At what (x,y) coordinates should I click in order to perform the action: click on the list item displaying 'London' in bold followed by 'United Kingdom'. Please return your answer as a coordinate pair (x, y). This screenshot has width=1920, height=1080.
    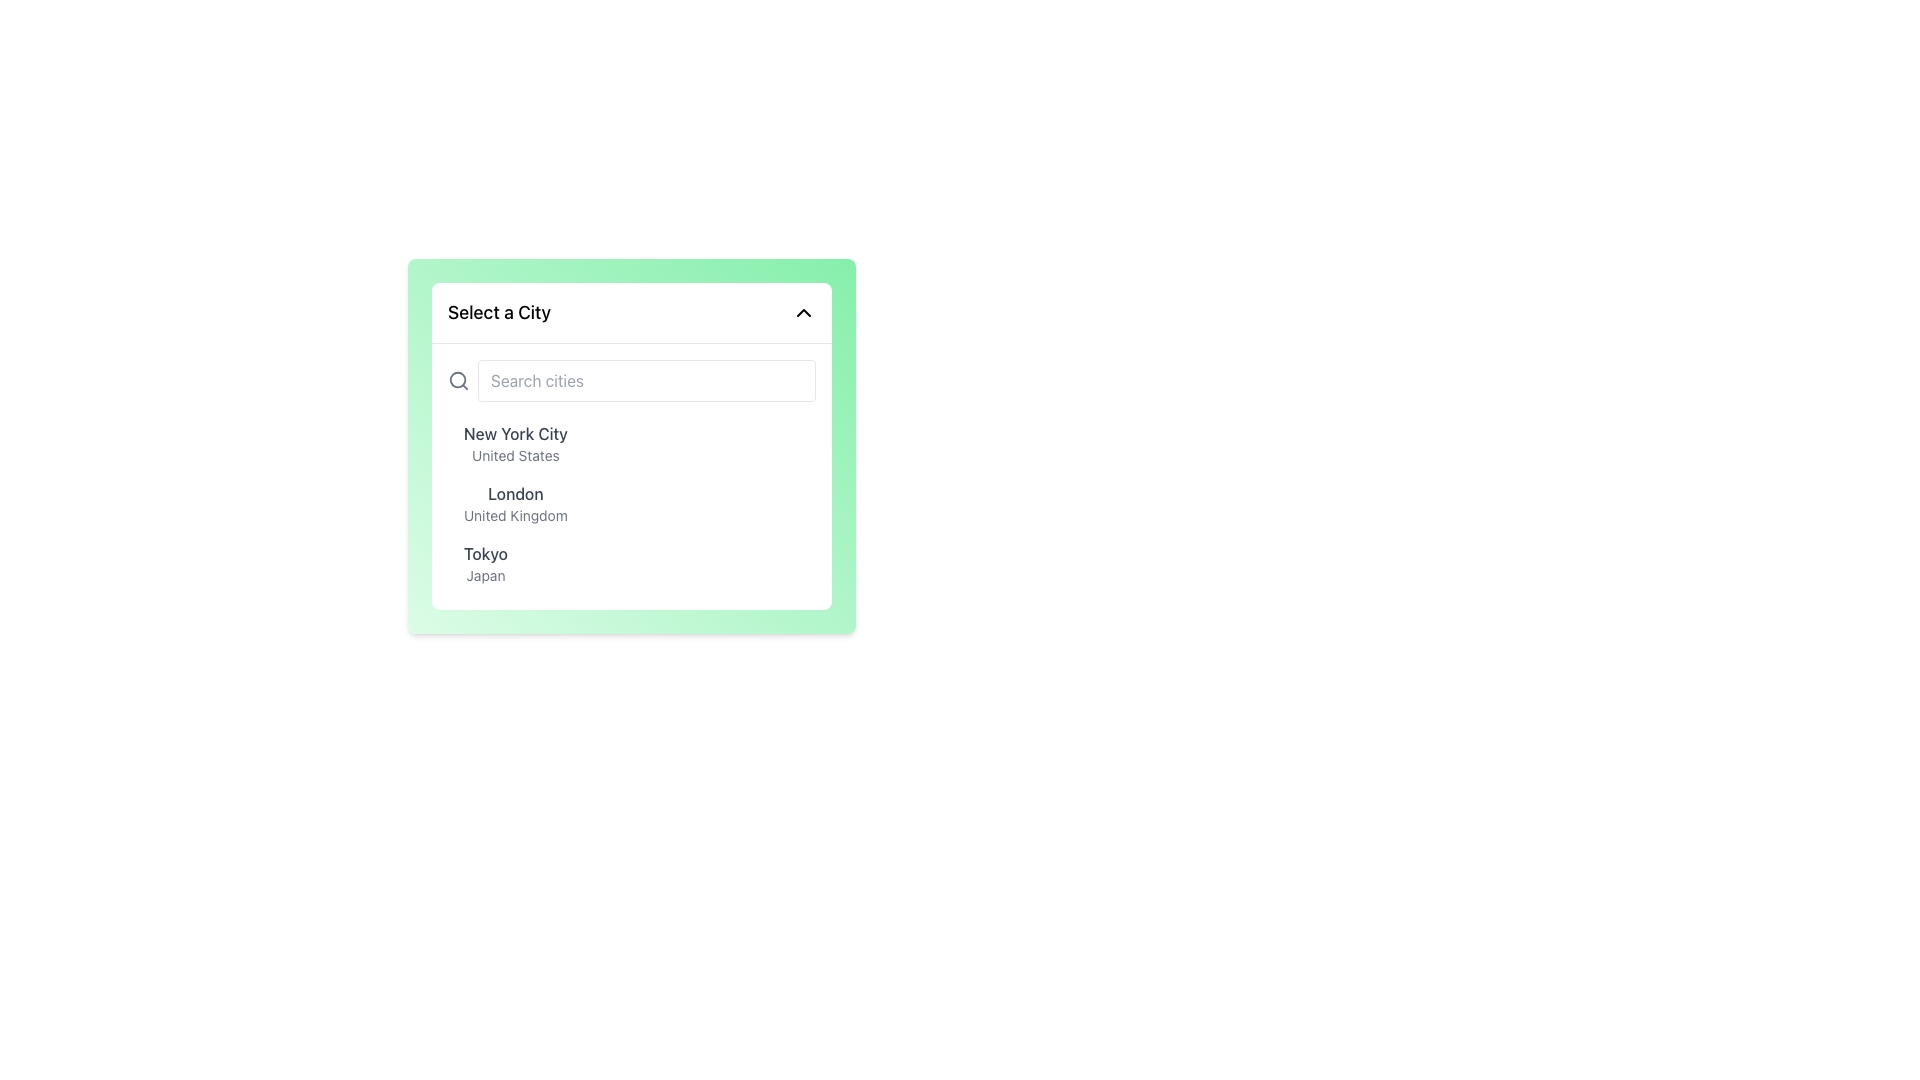
    Looking at the image, I should click on (515, 503).